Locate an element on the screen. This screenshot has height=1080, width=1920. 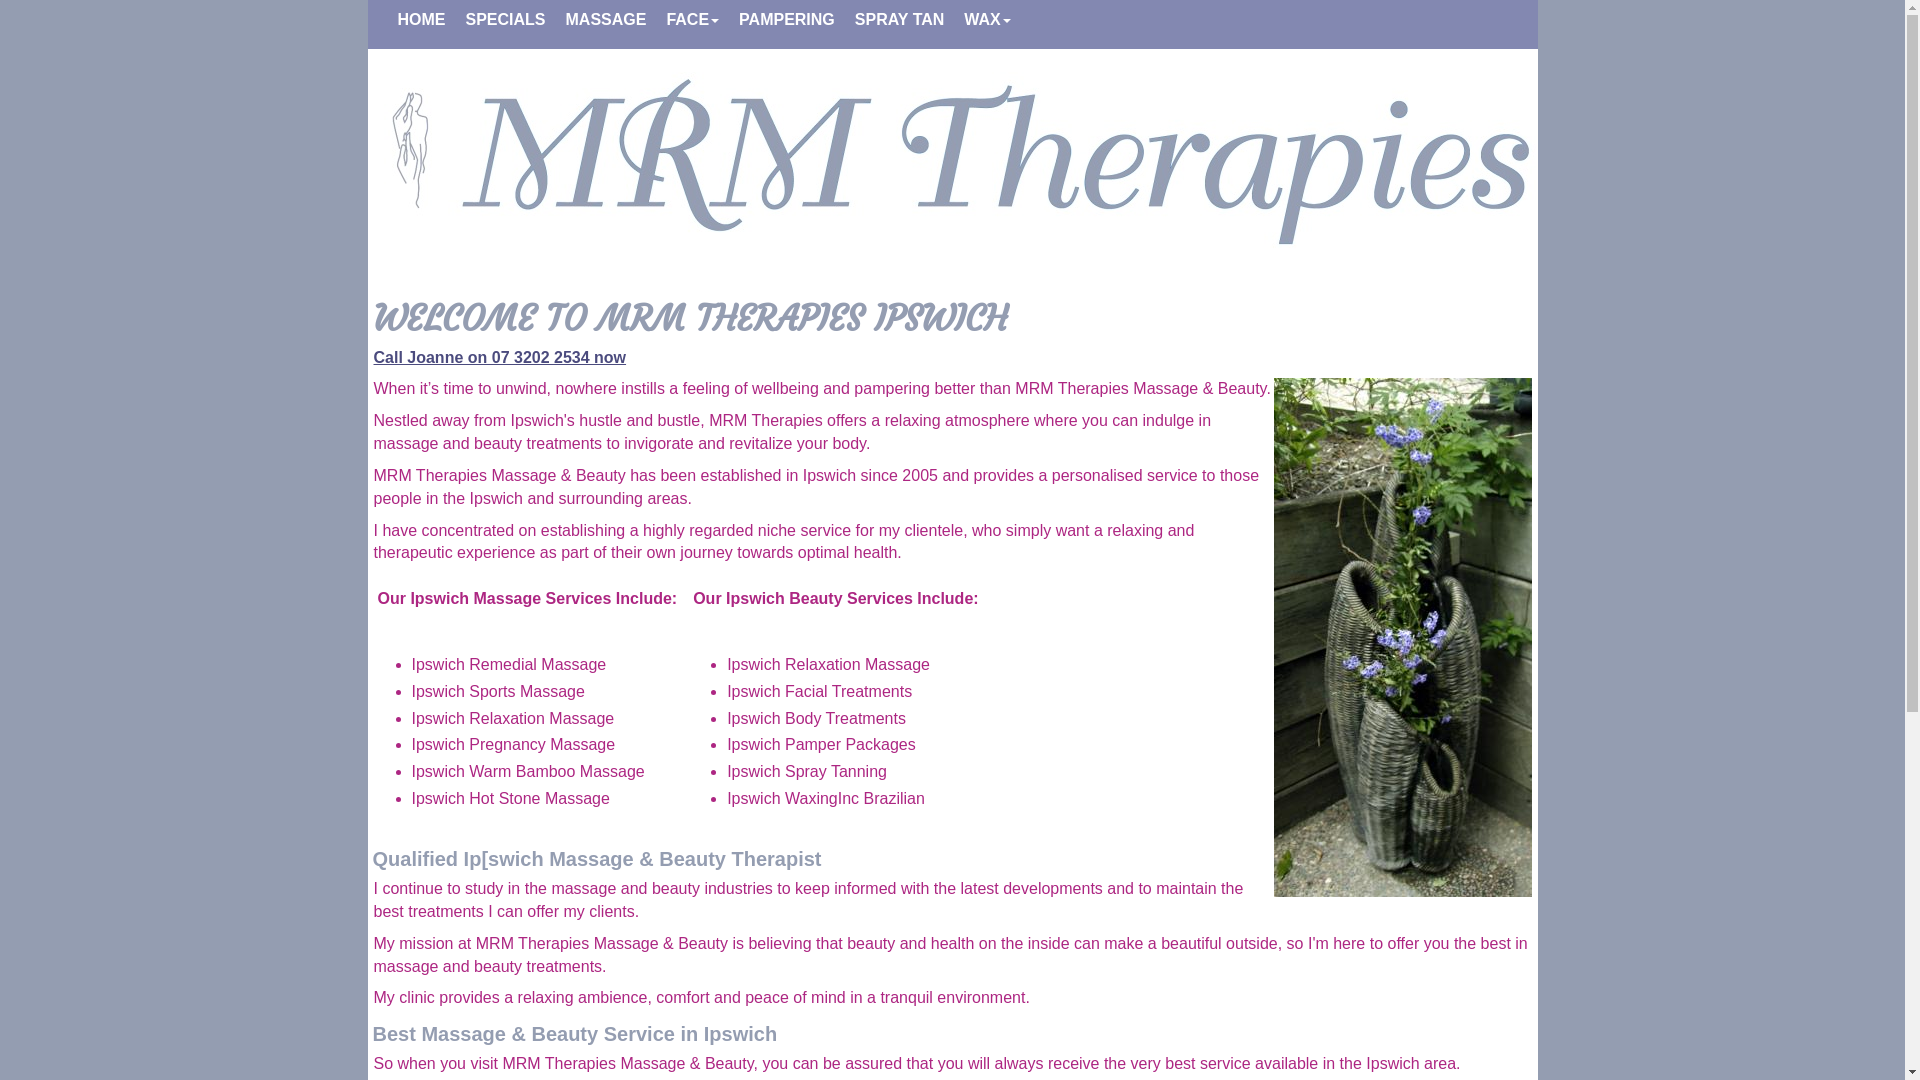
'WAX' is located at coordinates (987, 19).